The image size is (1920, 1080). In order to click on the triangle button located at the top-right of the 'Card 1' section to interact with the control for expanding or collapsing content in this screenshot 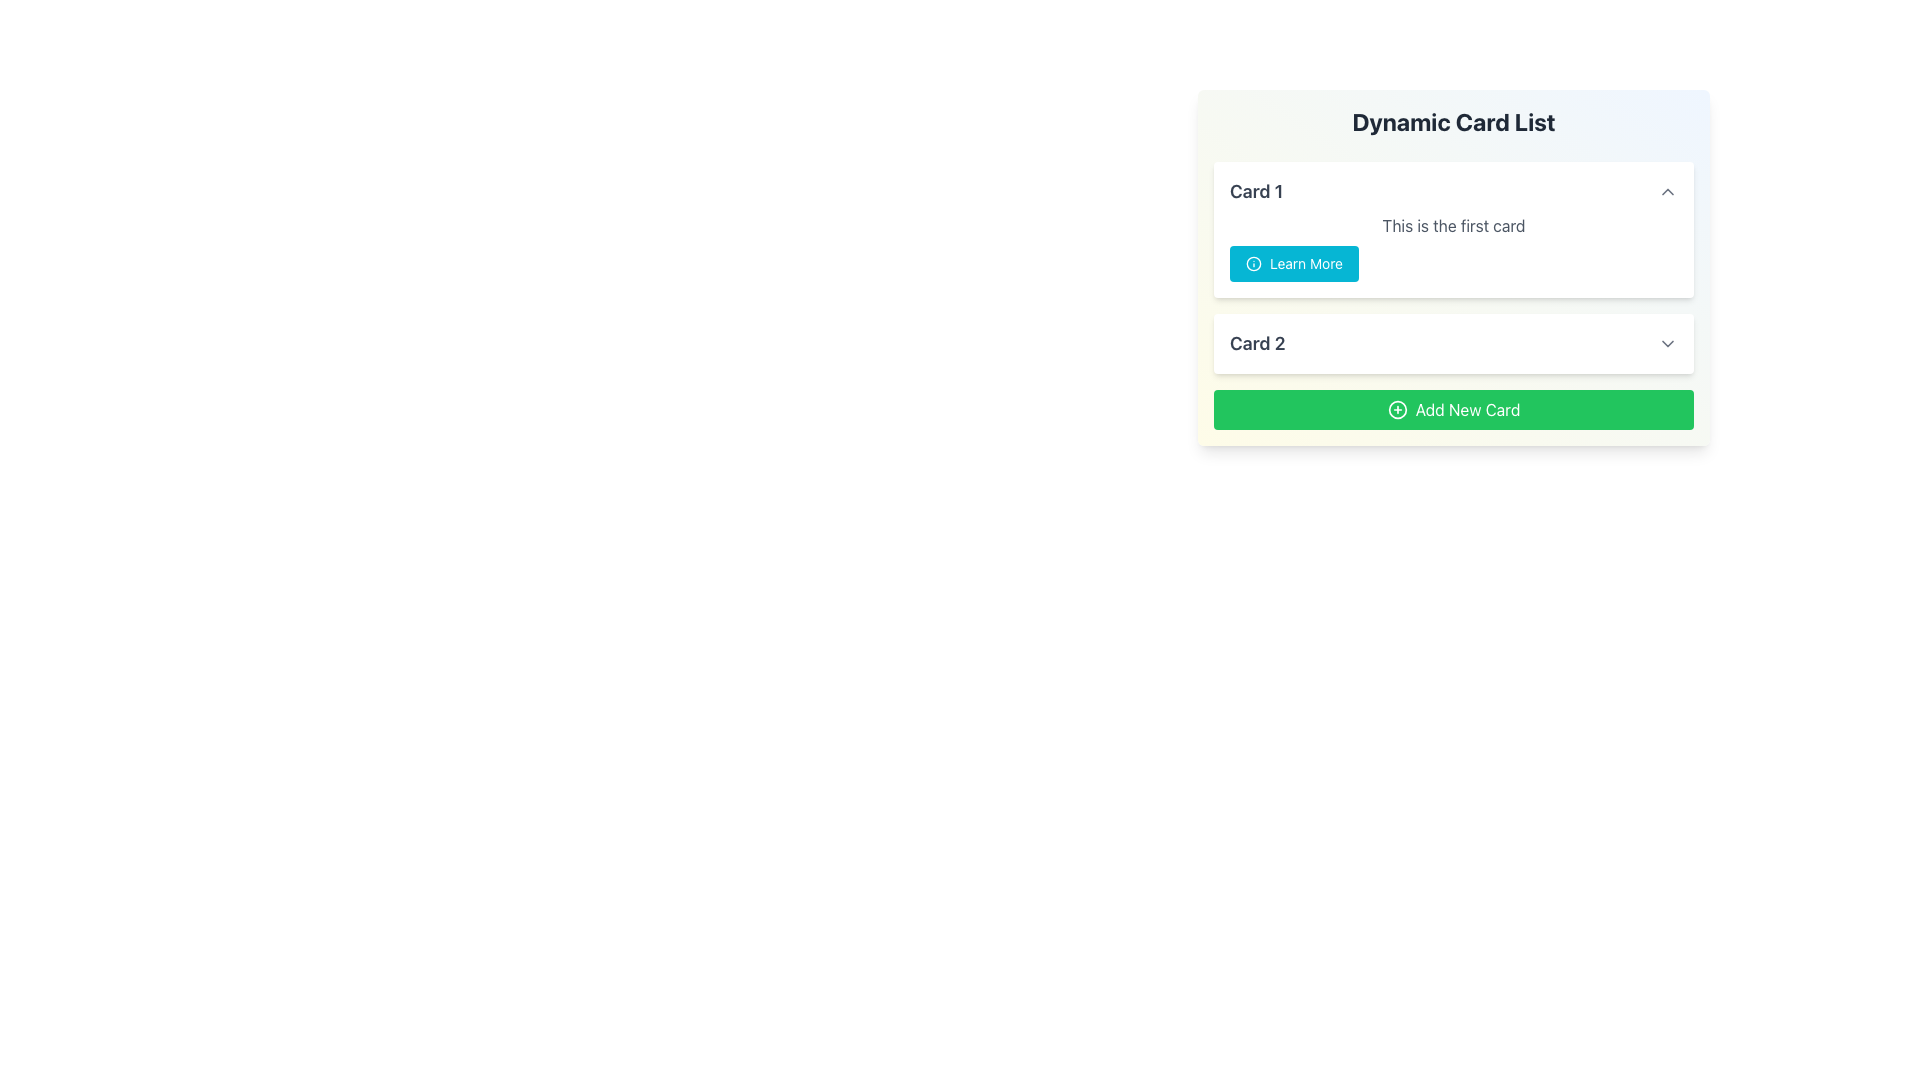, I will do `click(1668, 192)`.